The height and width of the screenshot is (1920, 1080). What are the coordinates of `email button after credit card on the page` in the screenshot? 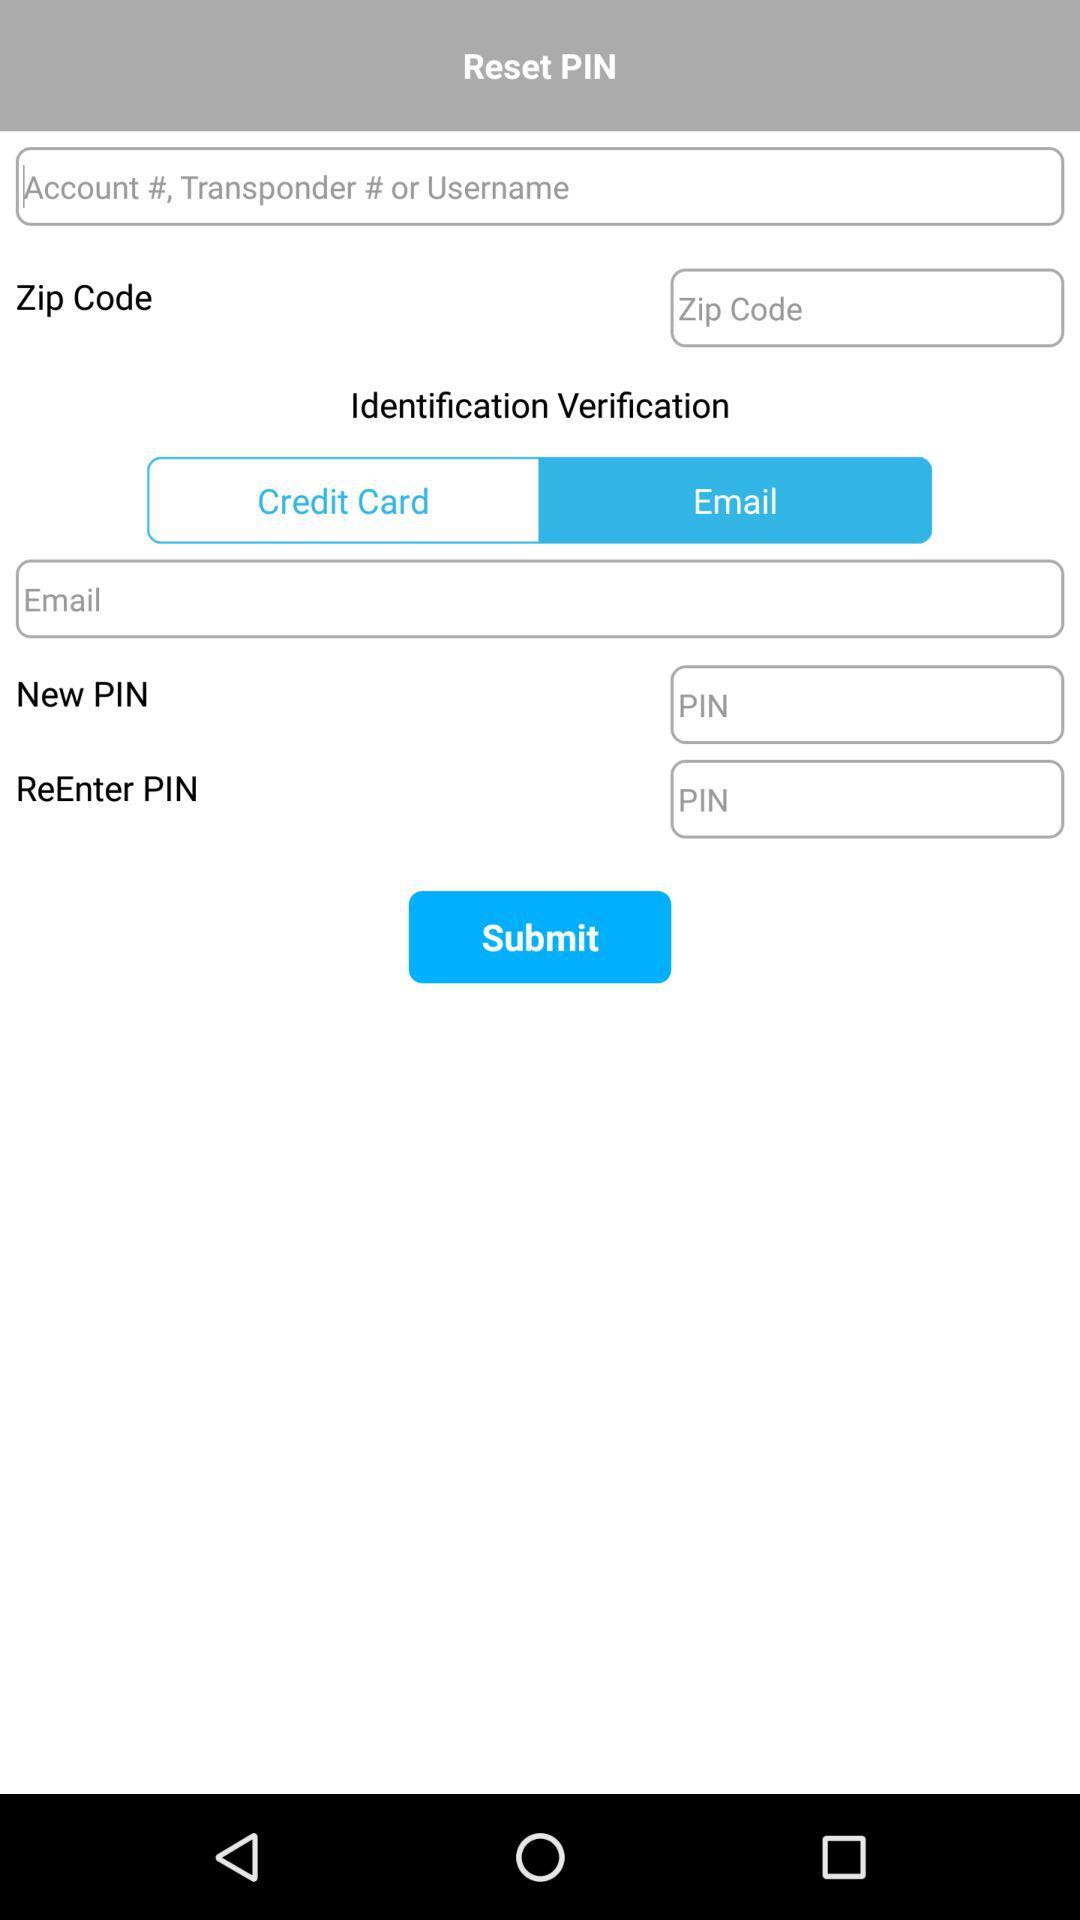 It's located at (735, 500).